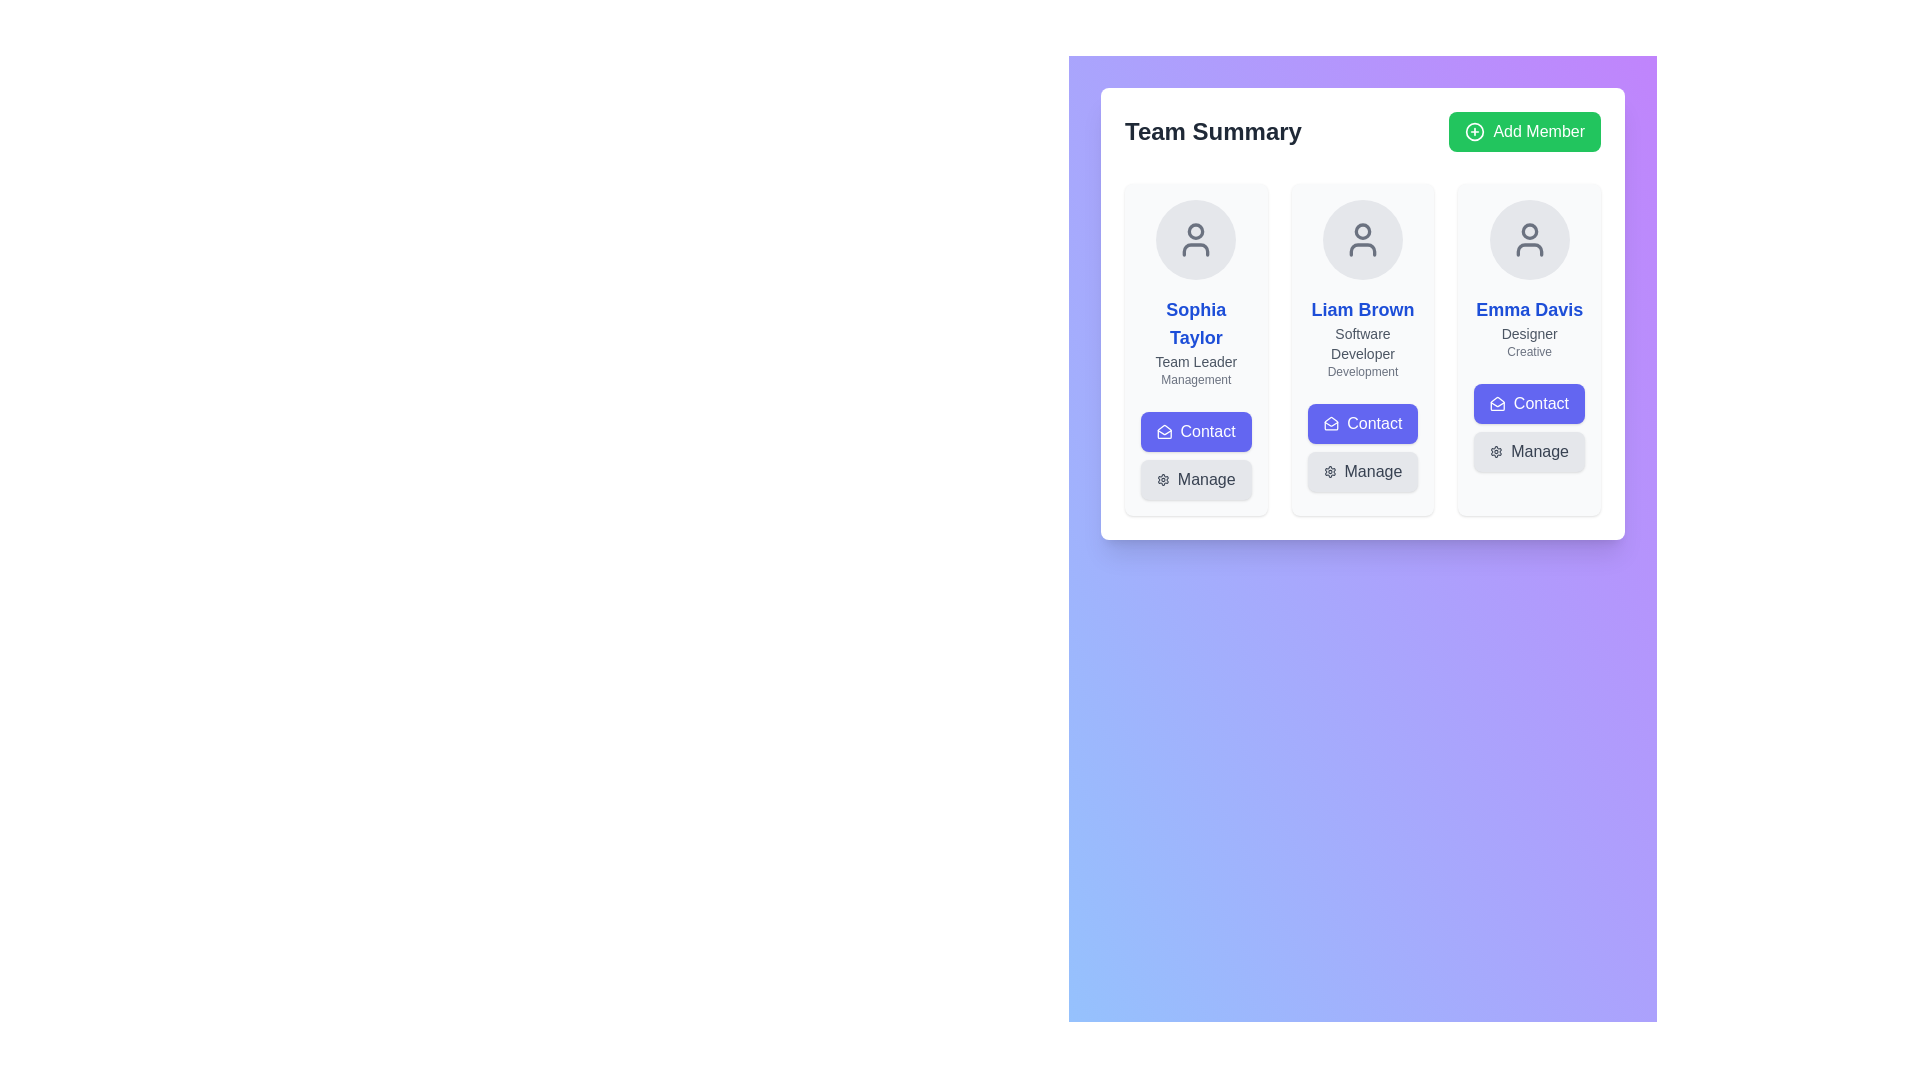  Describe the element at coordinates (1196, 249) in the screenshot. I see `the bottom semicircular design of the user profile icon representing 'Sophia Taylor'` at that location.